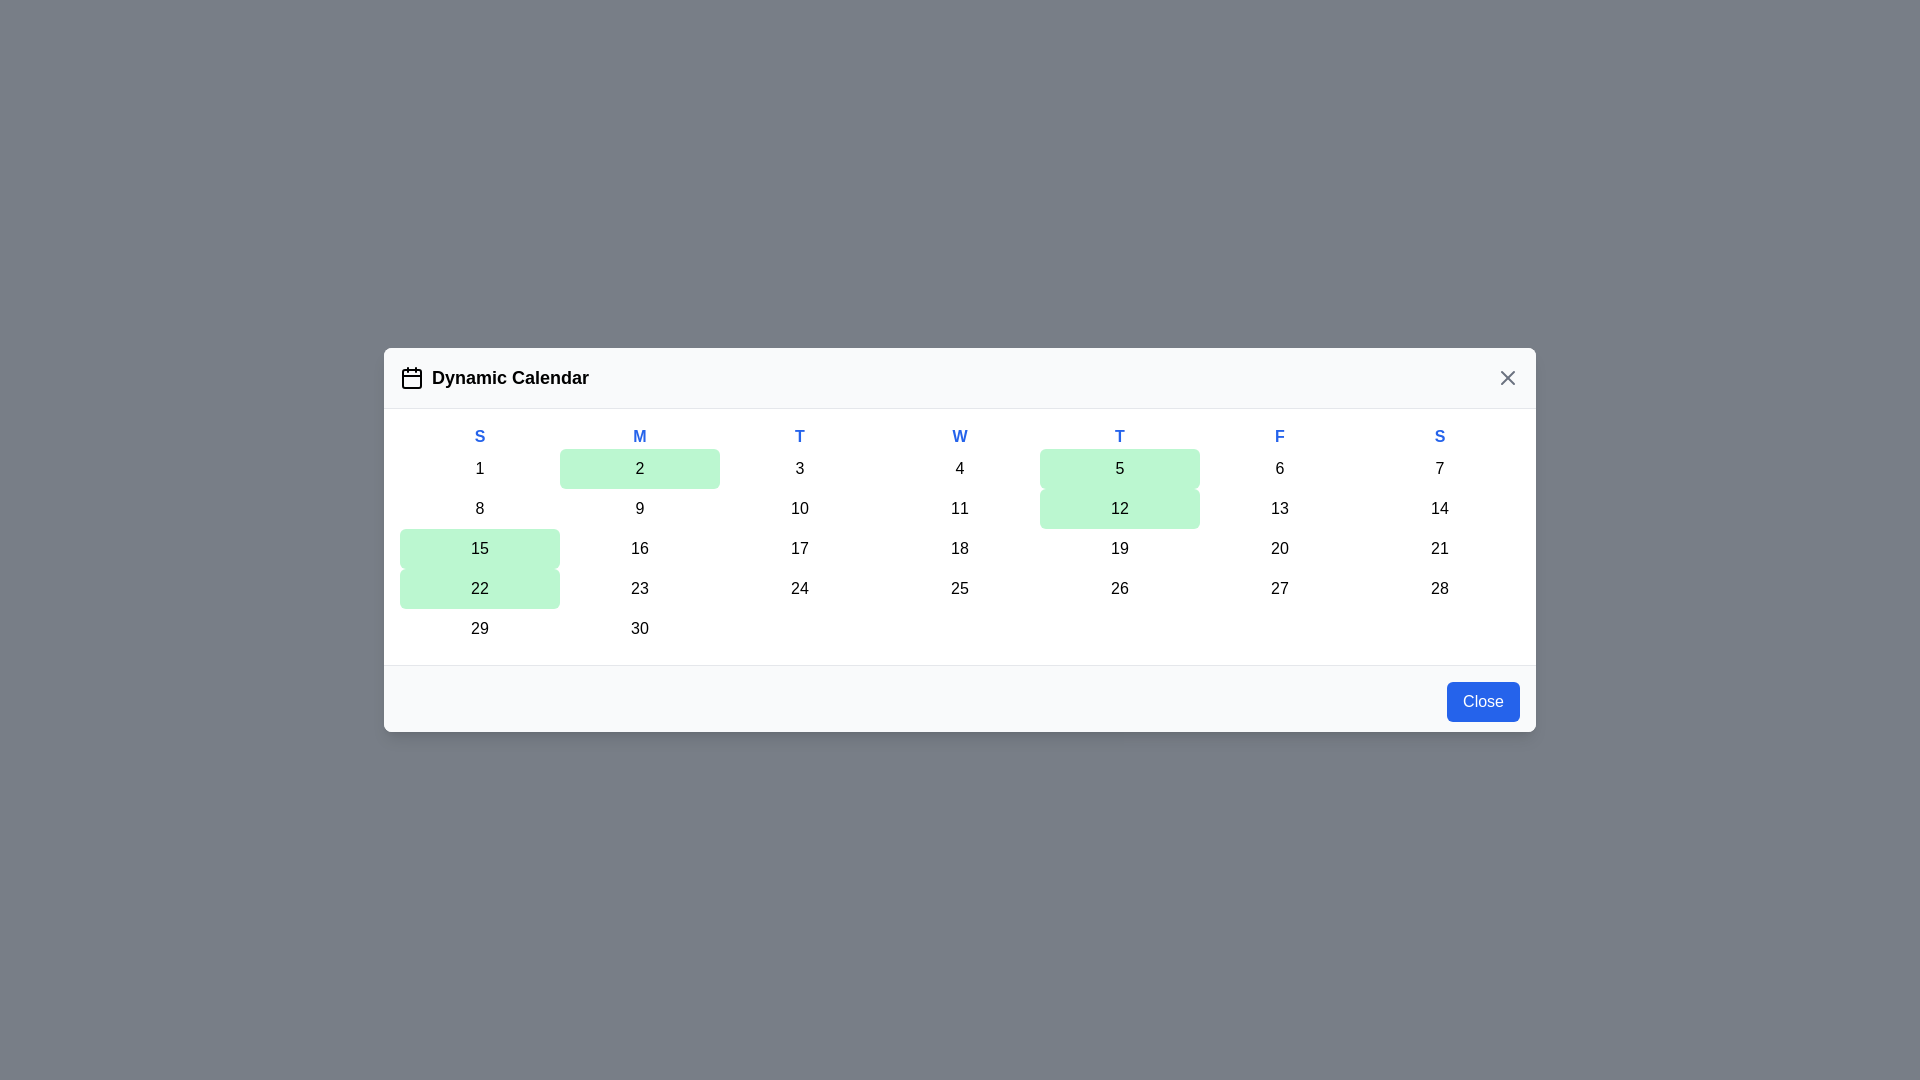 The height and width of the screenshot is (1080, 1920). I want to click on the day cell corresponding to 7, so click(1440, 469).